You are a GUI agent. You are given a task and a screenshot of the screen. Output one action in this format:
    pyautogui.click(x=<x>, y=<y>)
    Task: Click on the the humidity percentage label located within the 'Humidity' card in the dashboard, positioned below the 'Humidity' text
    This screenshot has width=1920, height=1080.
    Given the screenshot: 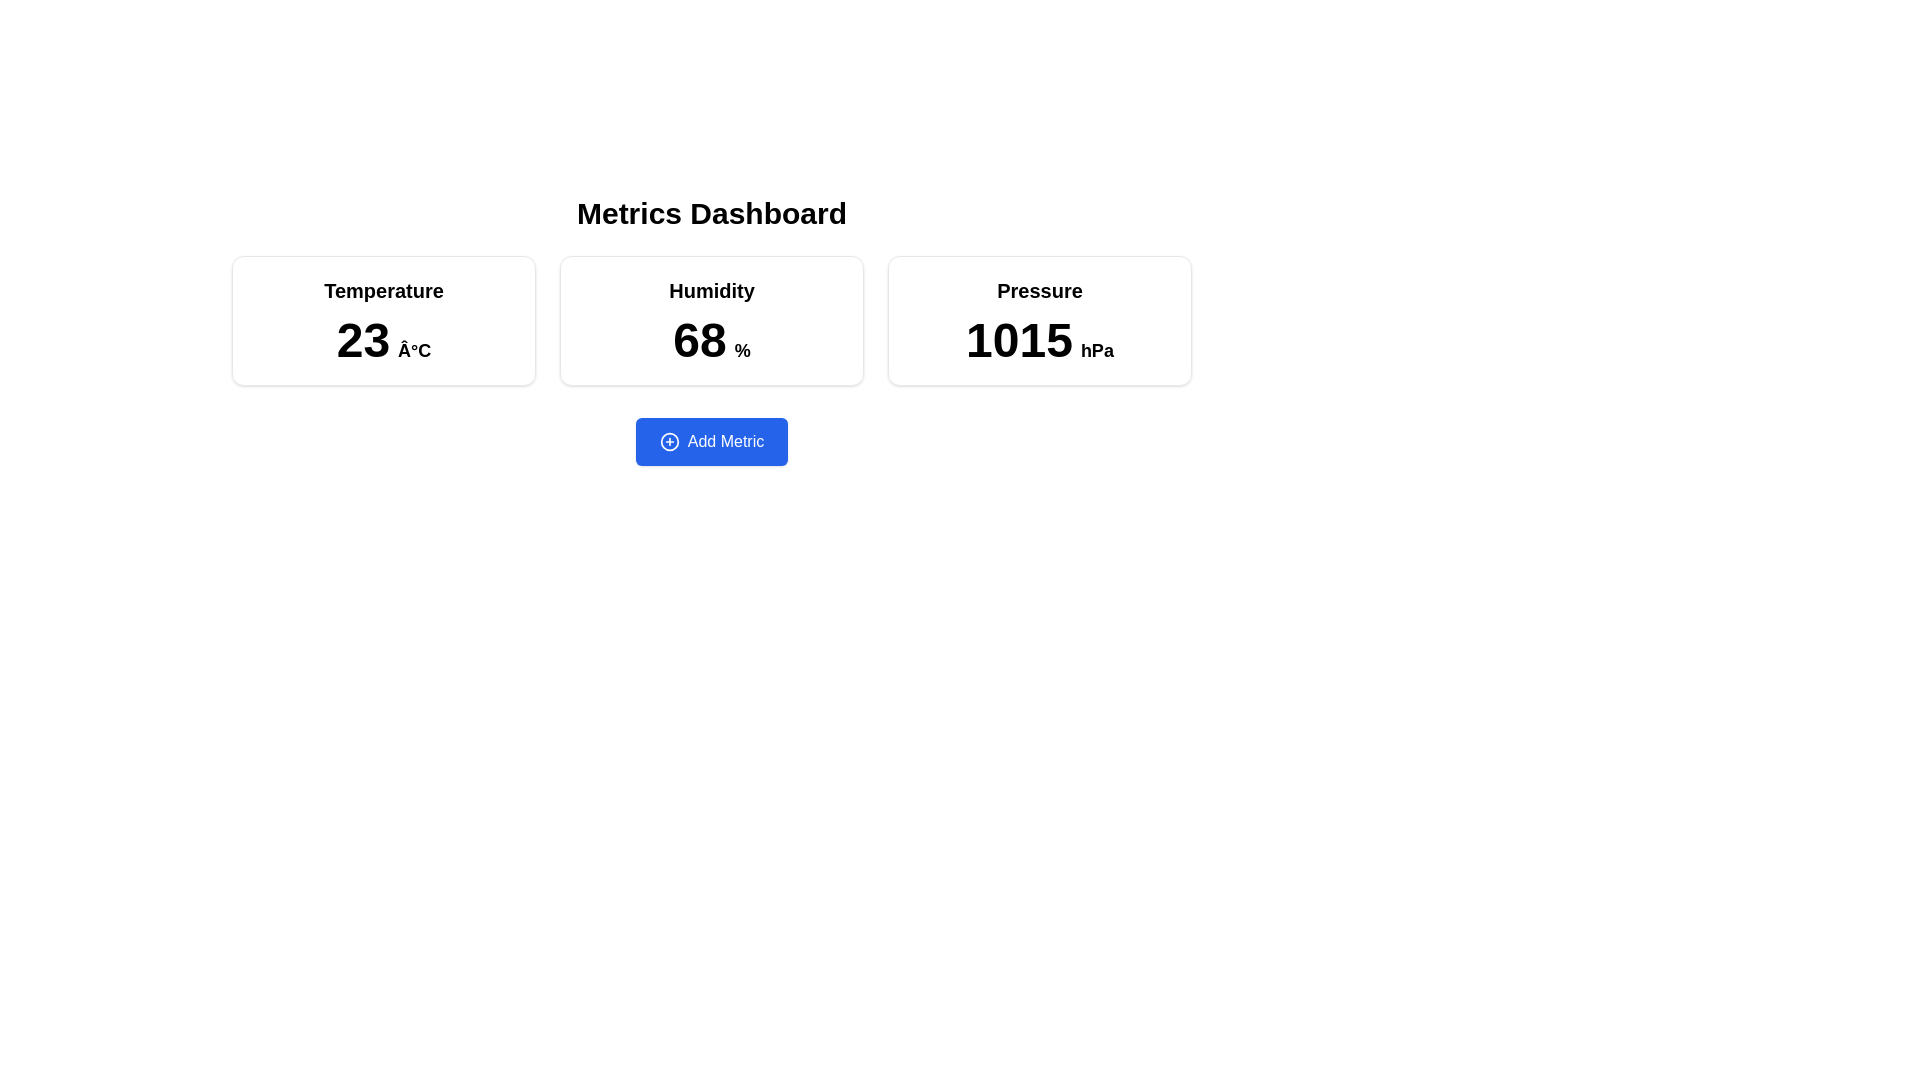 What is the action you would take?
    pyautogui.click(x=711, y=339)
    